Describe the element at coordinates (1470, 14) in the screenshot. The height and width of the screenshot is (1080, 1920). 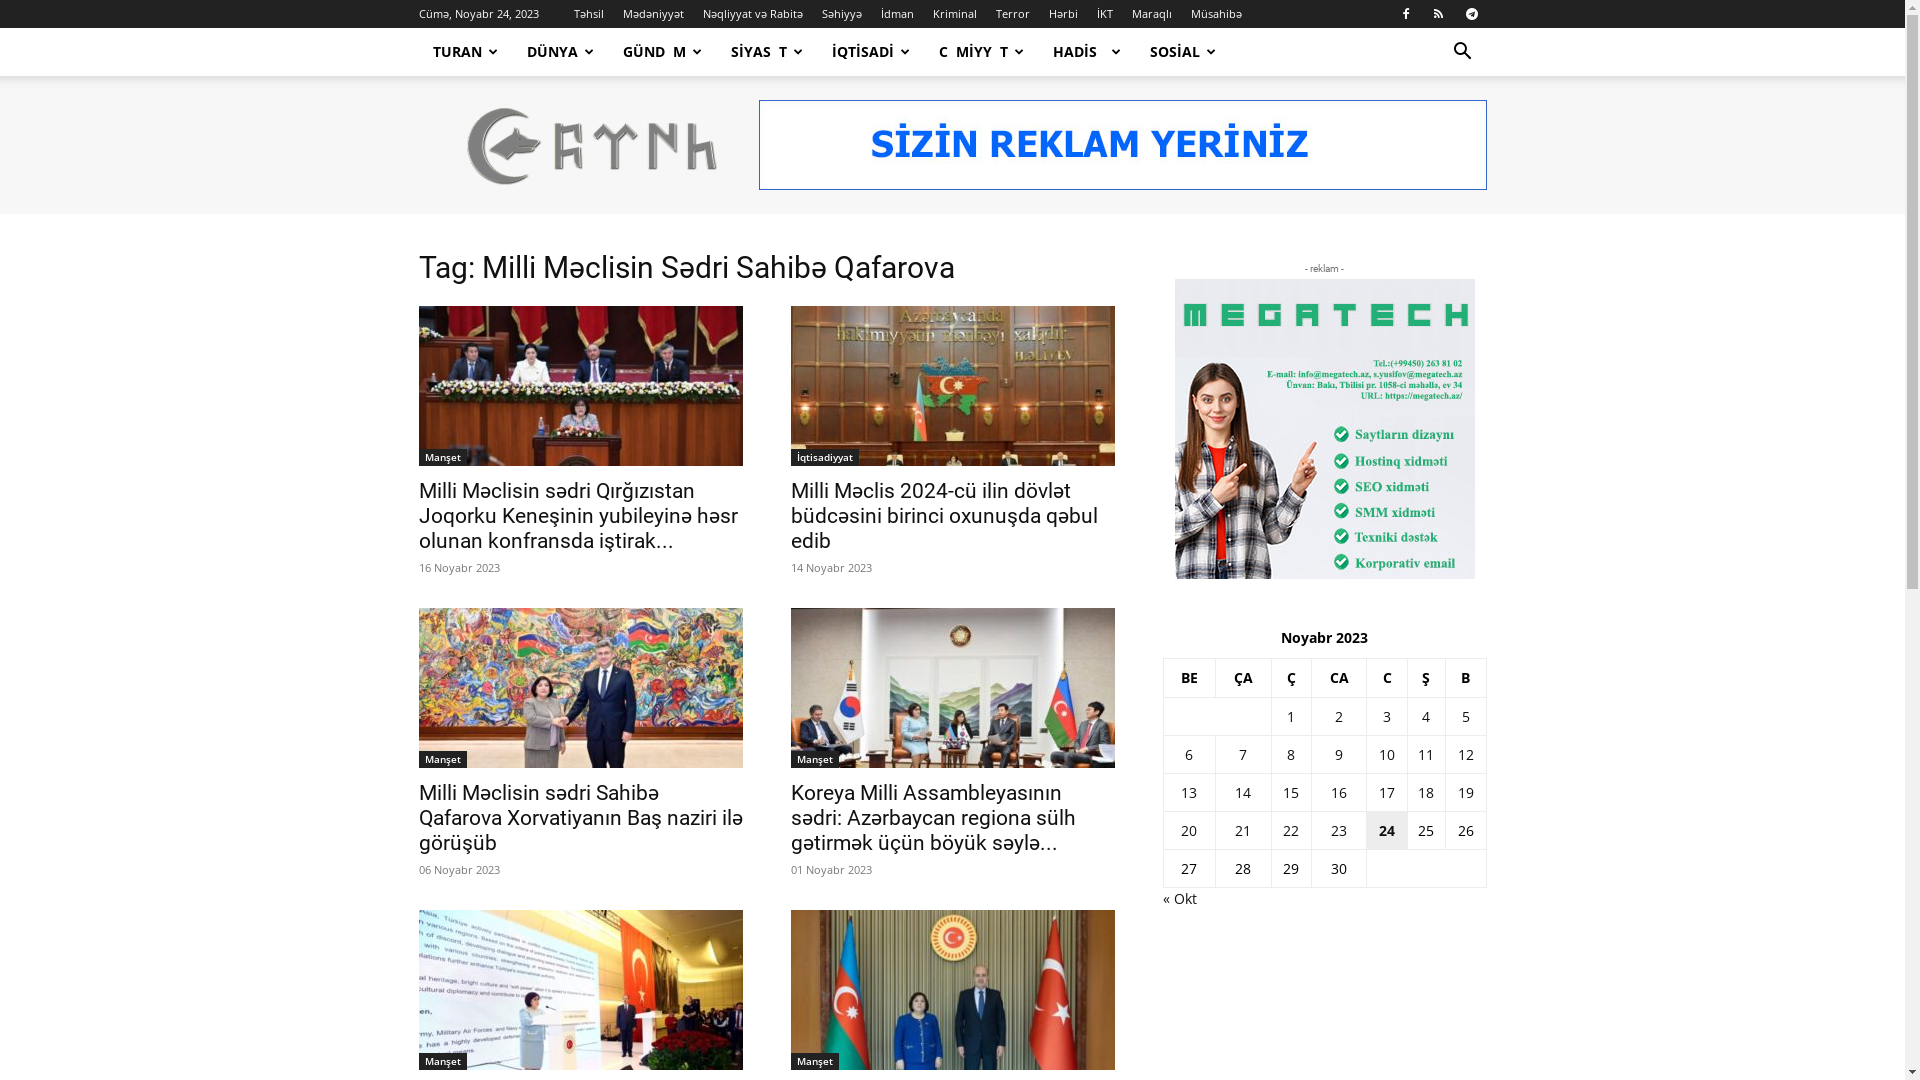
I see `'Telegram'` at that location.